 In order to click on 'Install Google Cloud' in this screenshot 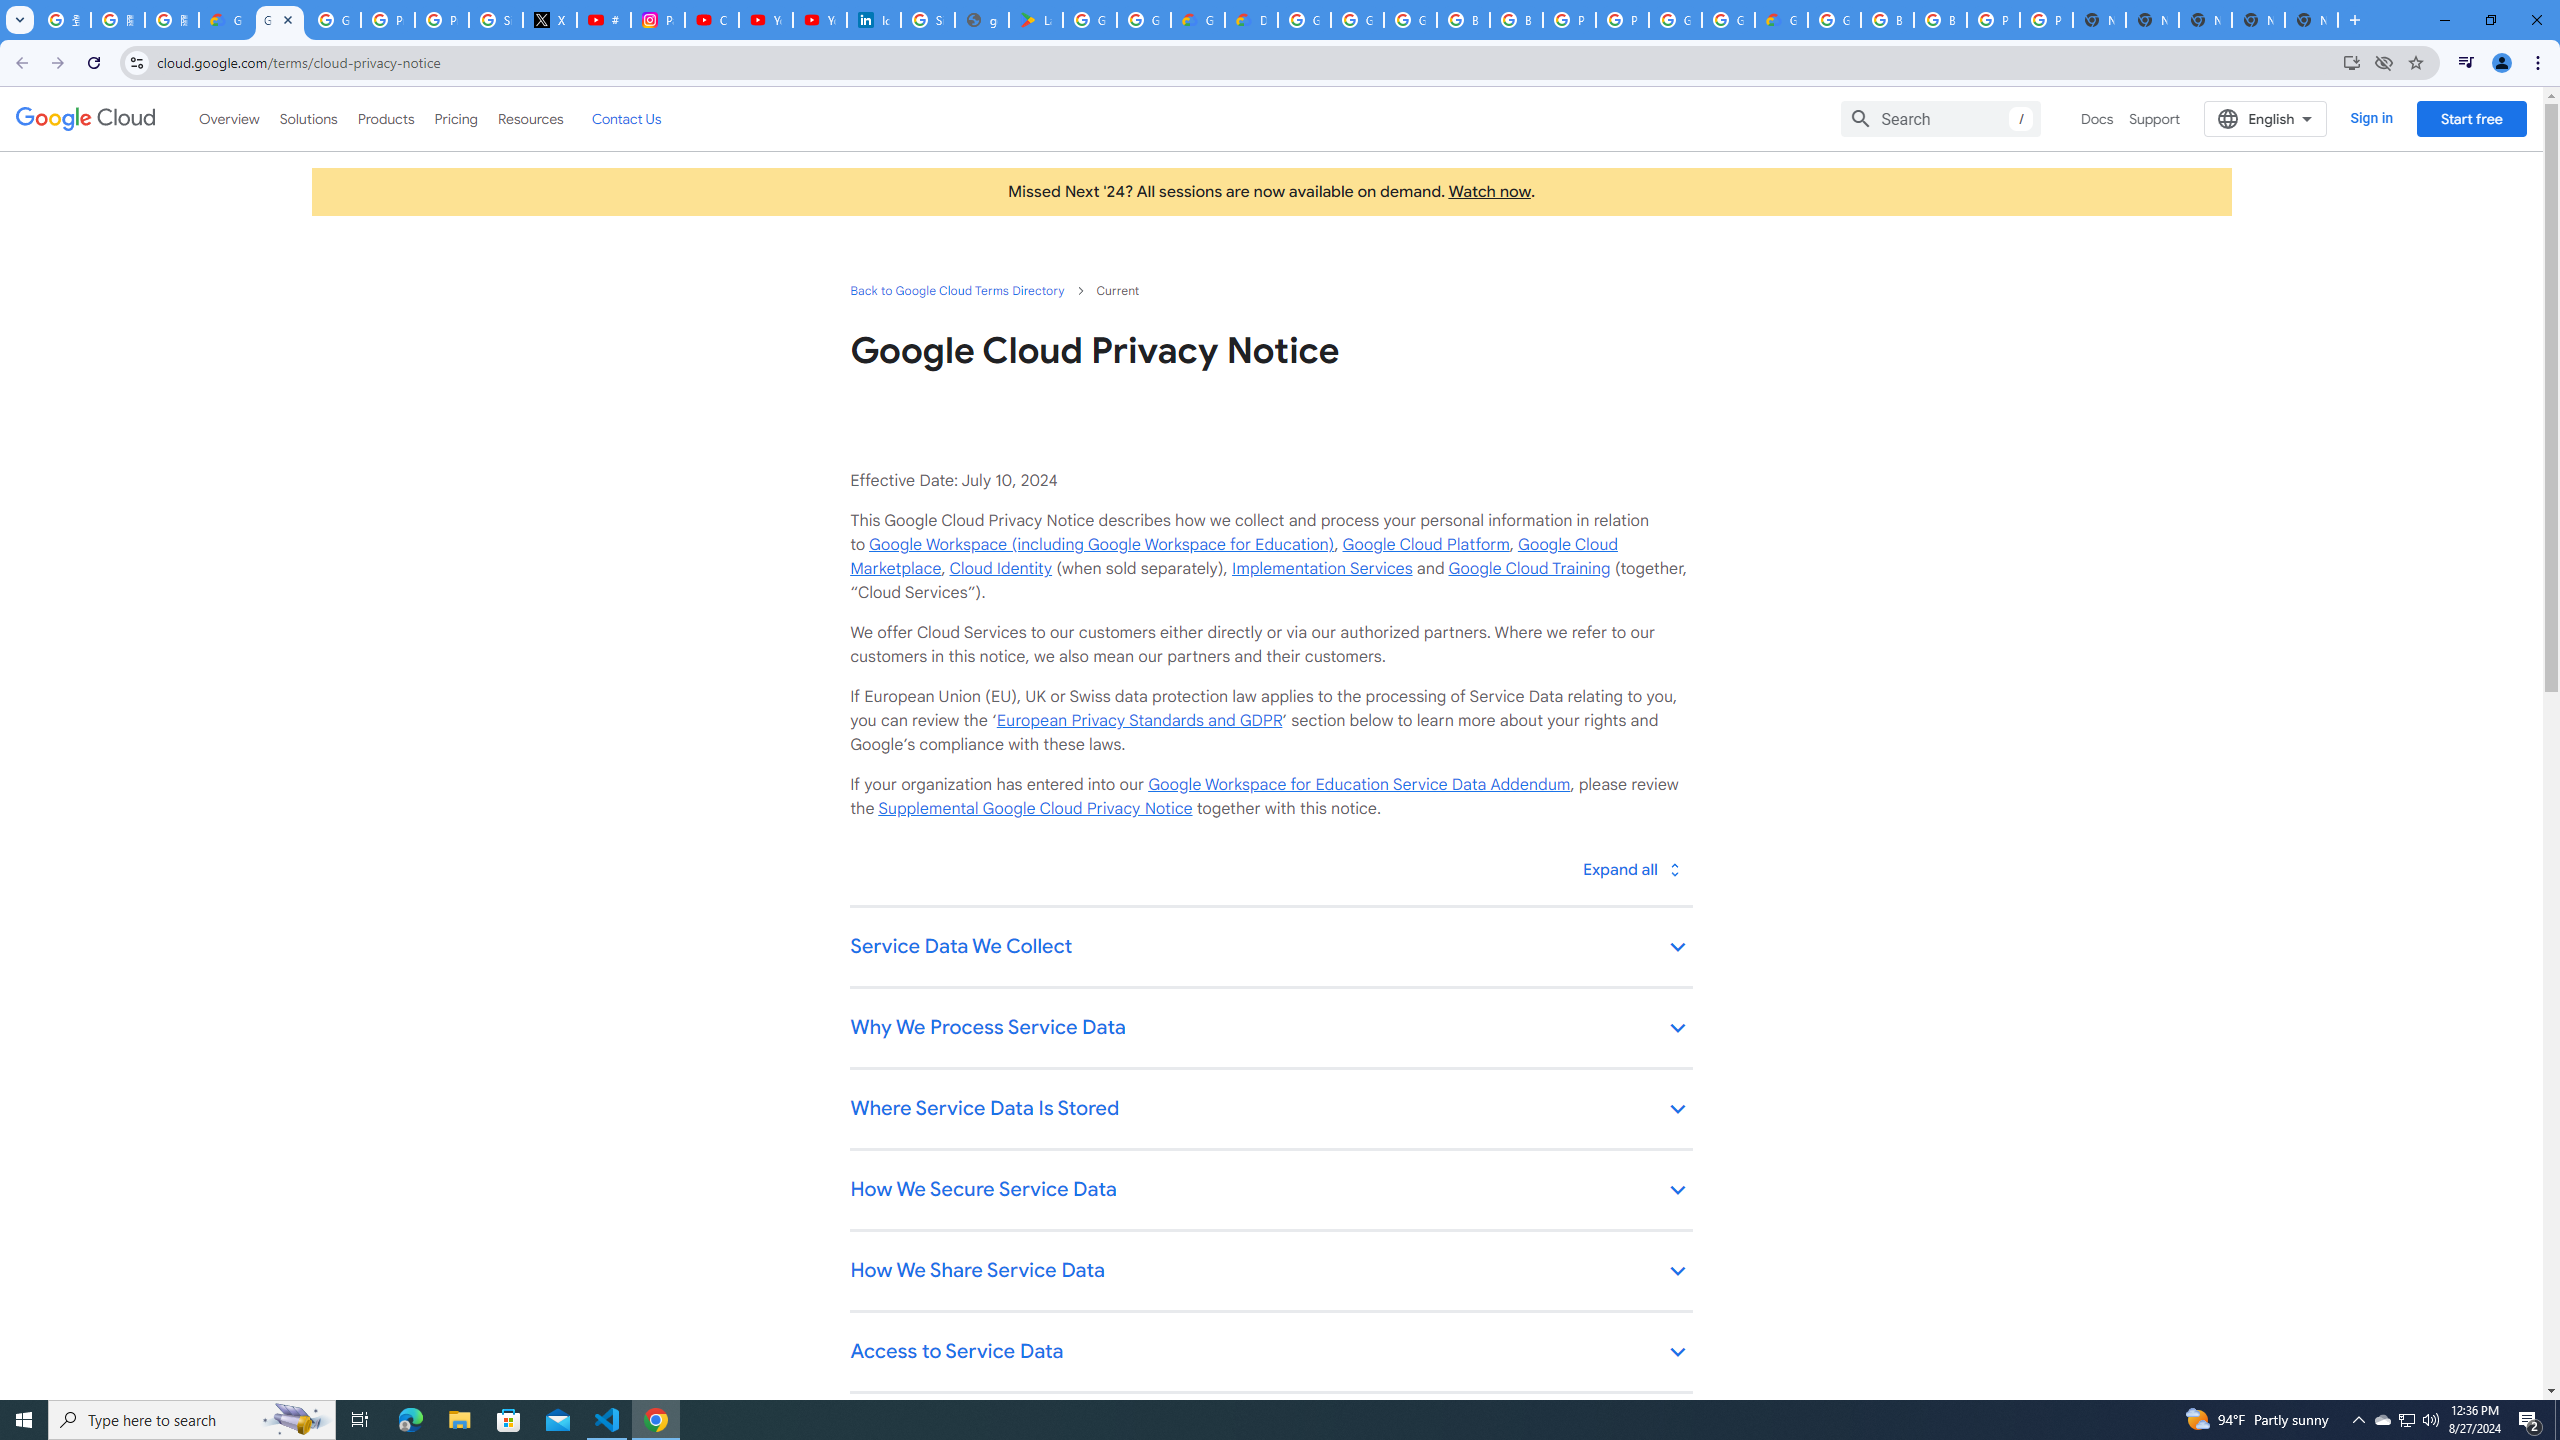, I will do `click(2351, 61)`.